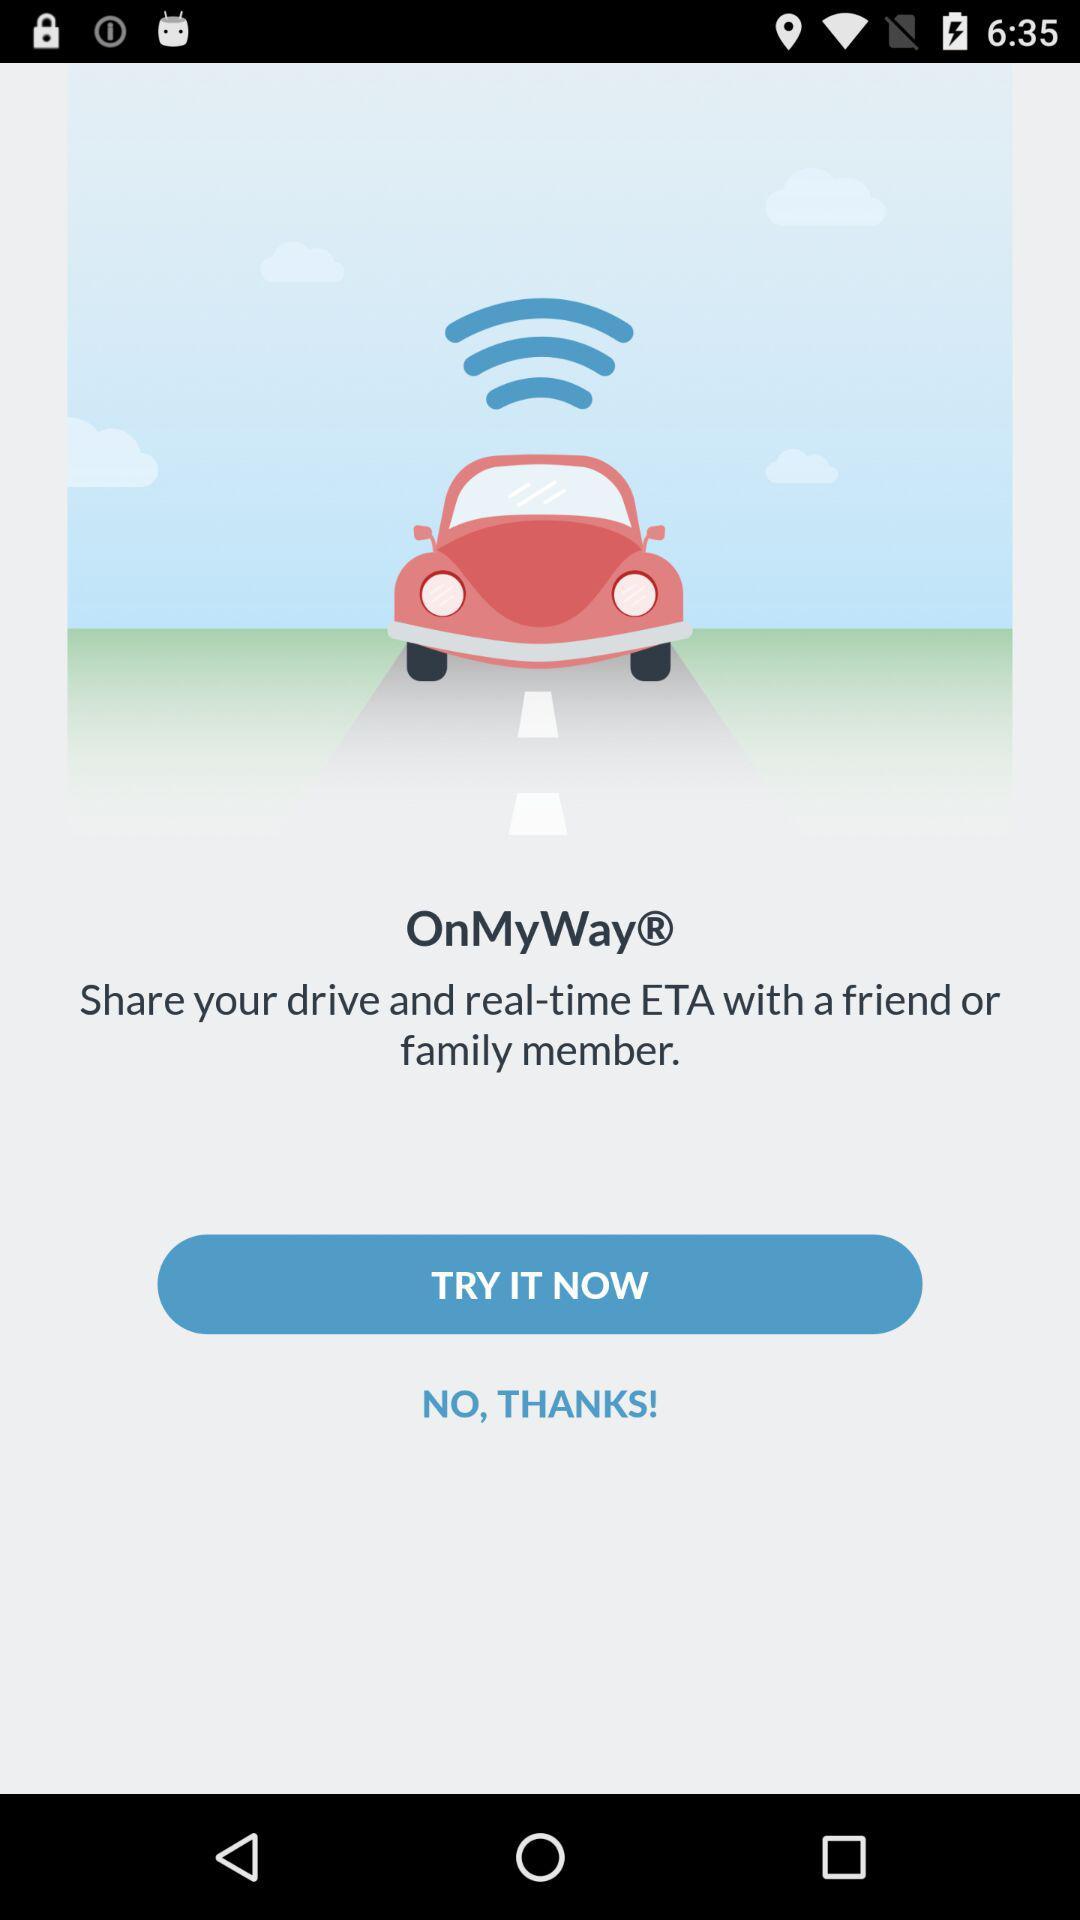  Describe the element at coordinates (540, 1401) in the screenshot. I see `the no, thanks! icon` at that location.